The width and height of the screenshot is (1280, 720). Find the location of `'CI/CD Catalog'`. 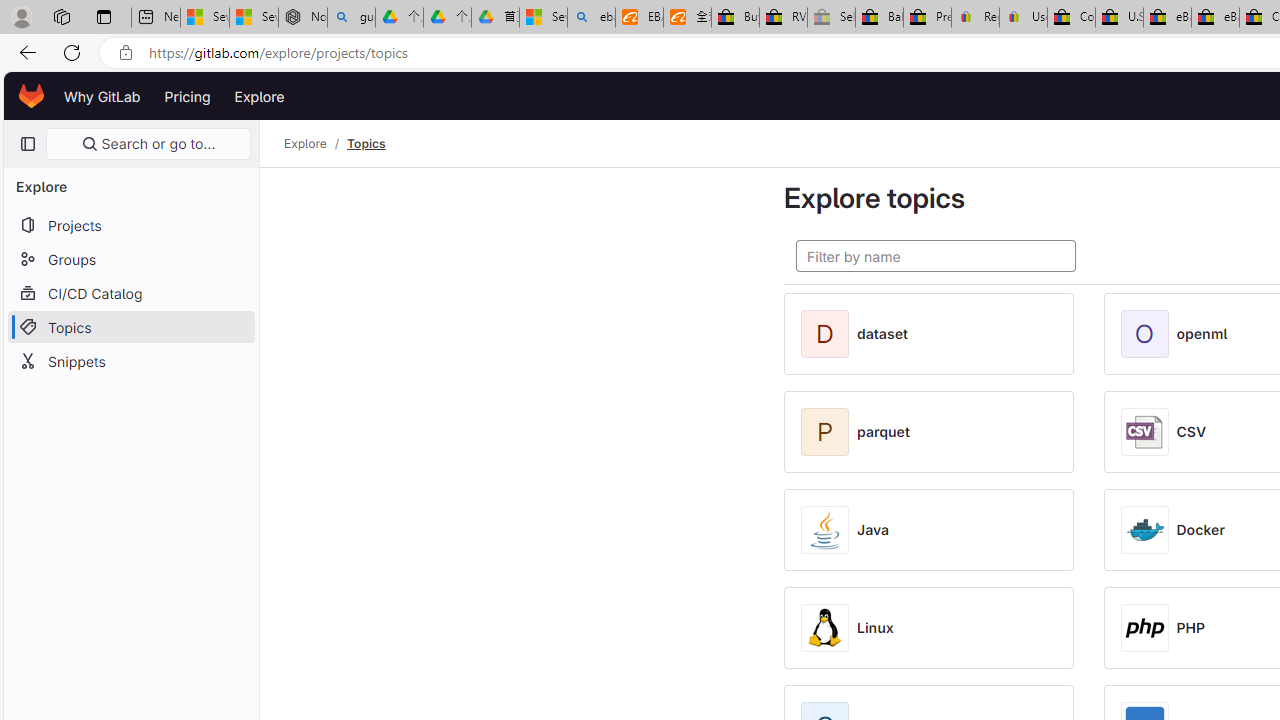

'CI/CD Catalog' is located at coordinates (130, 293).